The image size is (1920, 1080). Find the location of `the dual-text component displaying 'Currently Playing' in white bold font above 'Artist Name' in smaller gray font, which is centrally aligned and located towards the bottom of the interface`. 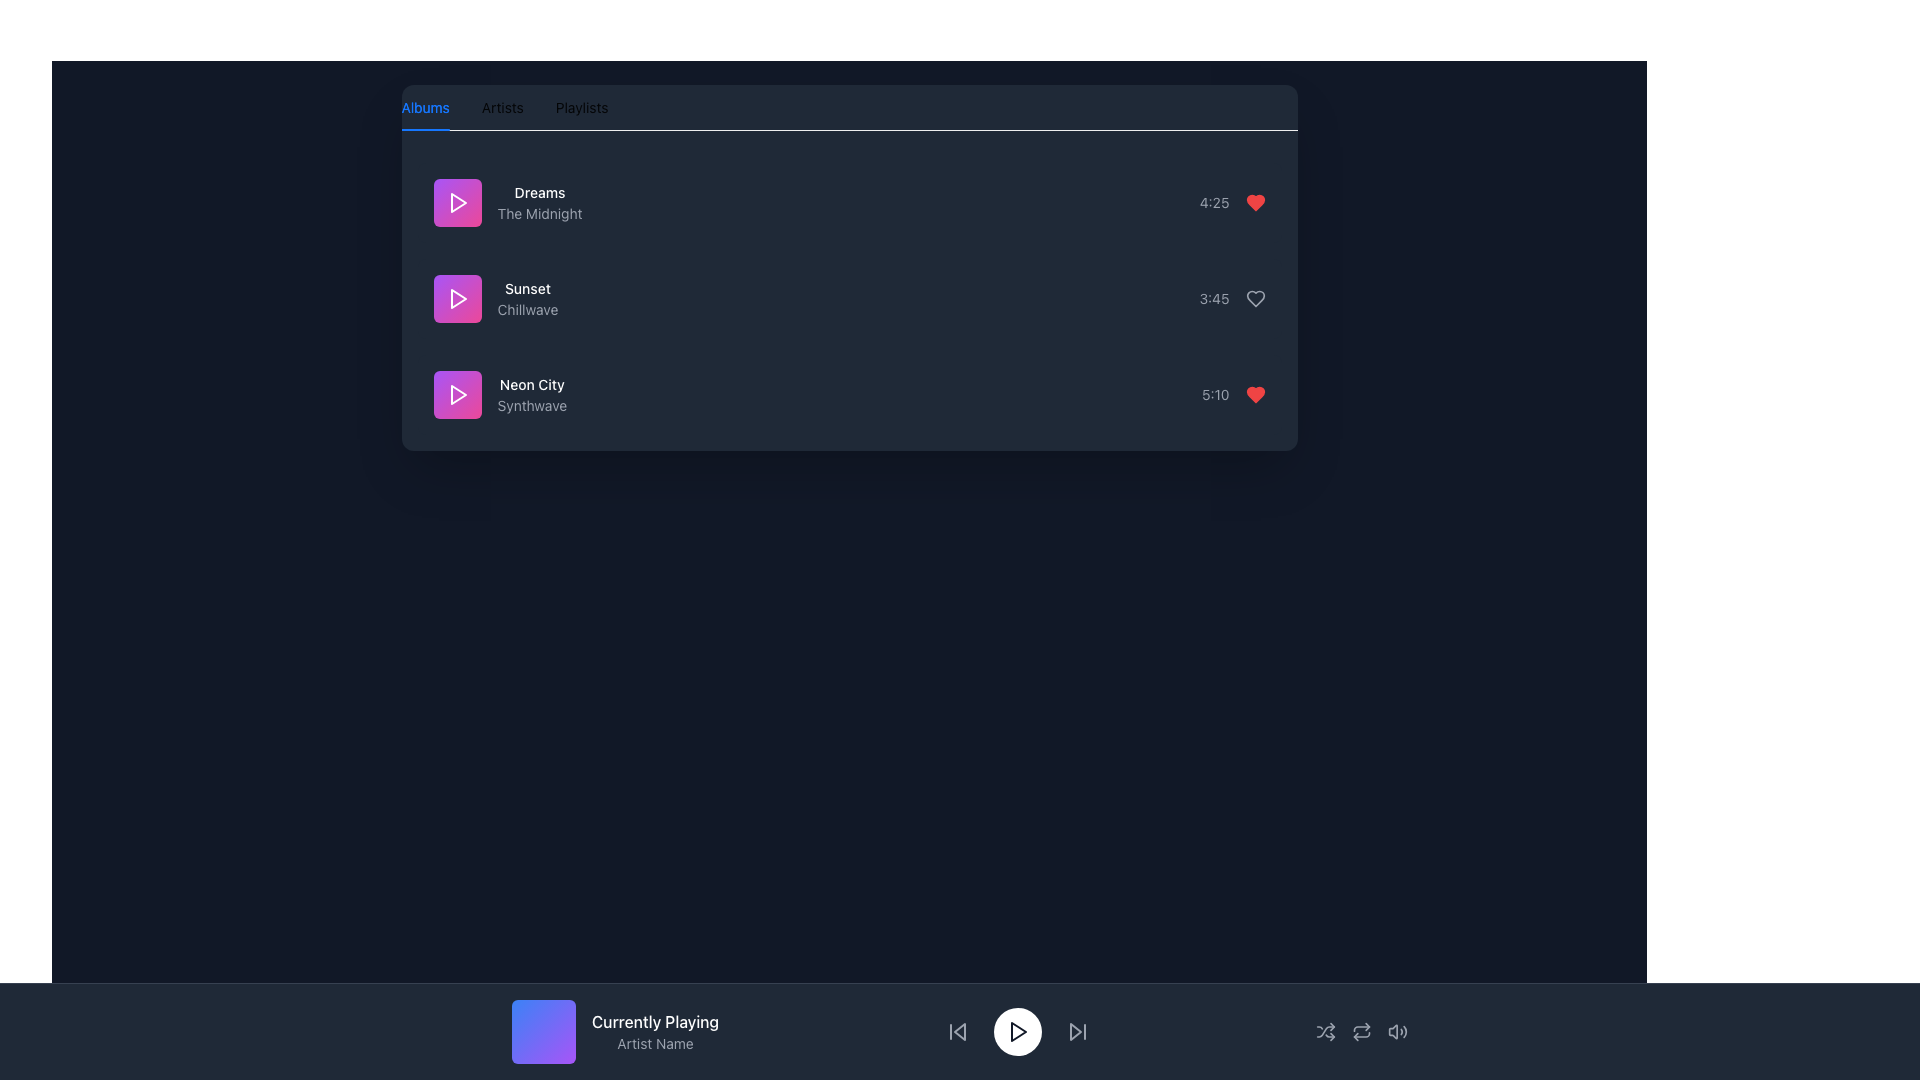

the dual-text component displaying 'Currently Playing' in white bold font above 'Artist Name' in smaller gray font, which is centrally aligned and located towards the bottom of the interface is located at coordinates (655, 1032).